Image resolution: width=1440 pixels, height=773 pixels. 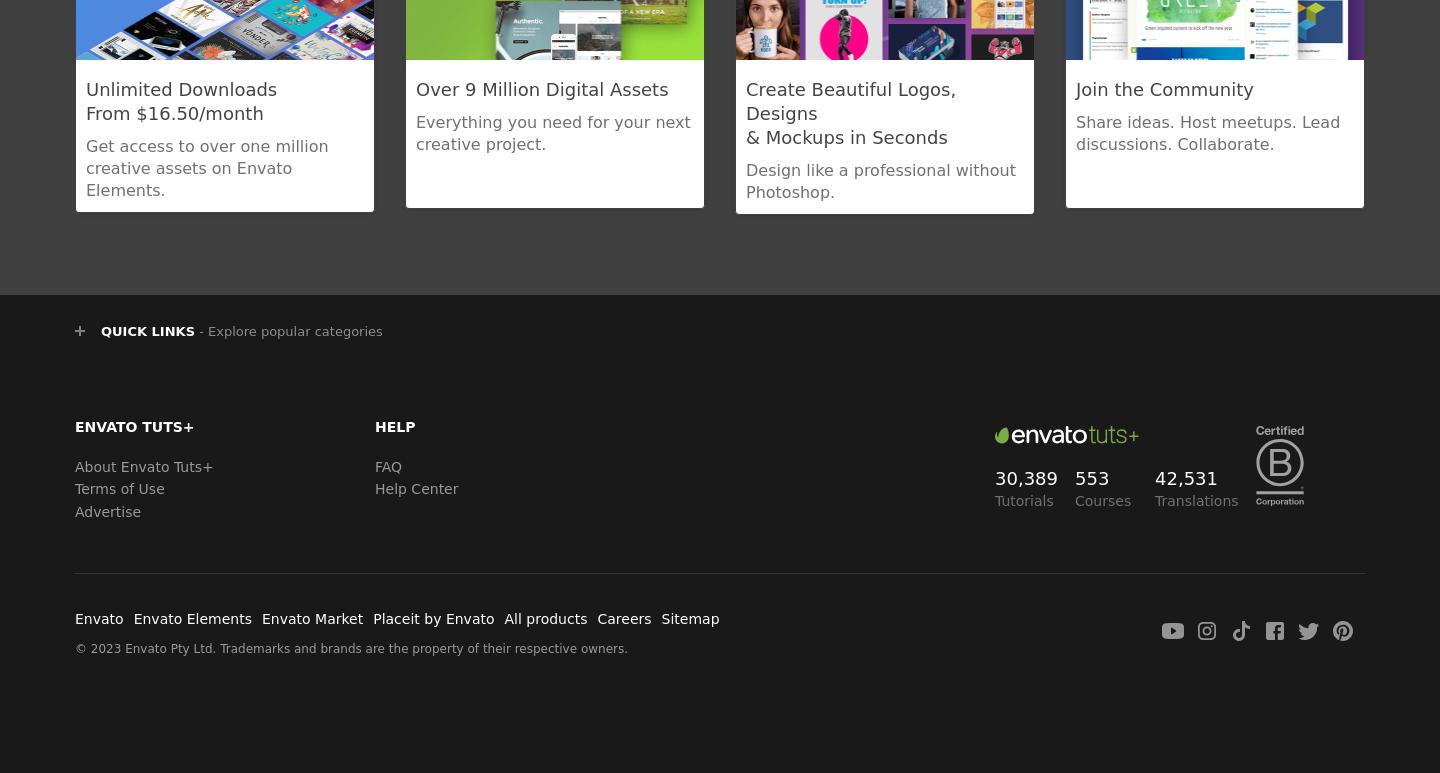 What do you see at coordinates (542, 89) in the screenshot?
I see `'Over 9 Million Digital Assets'` at bounding box center [542, 89].